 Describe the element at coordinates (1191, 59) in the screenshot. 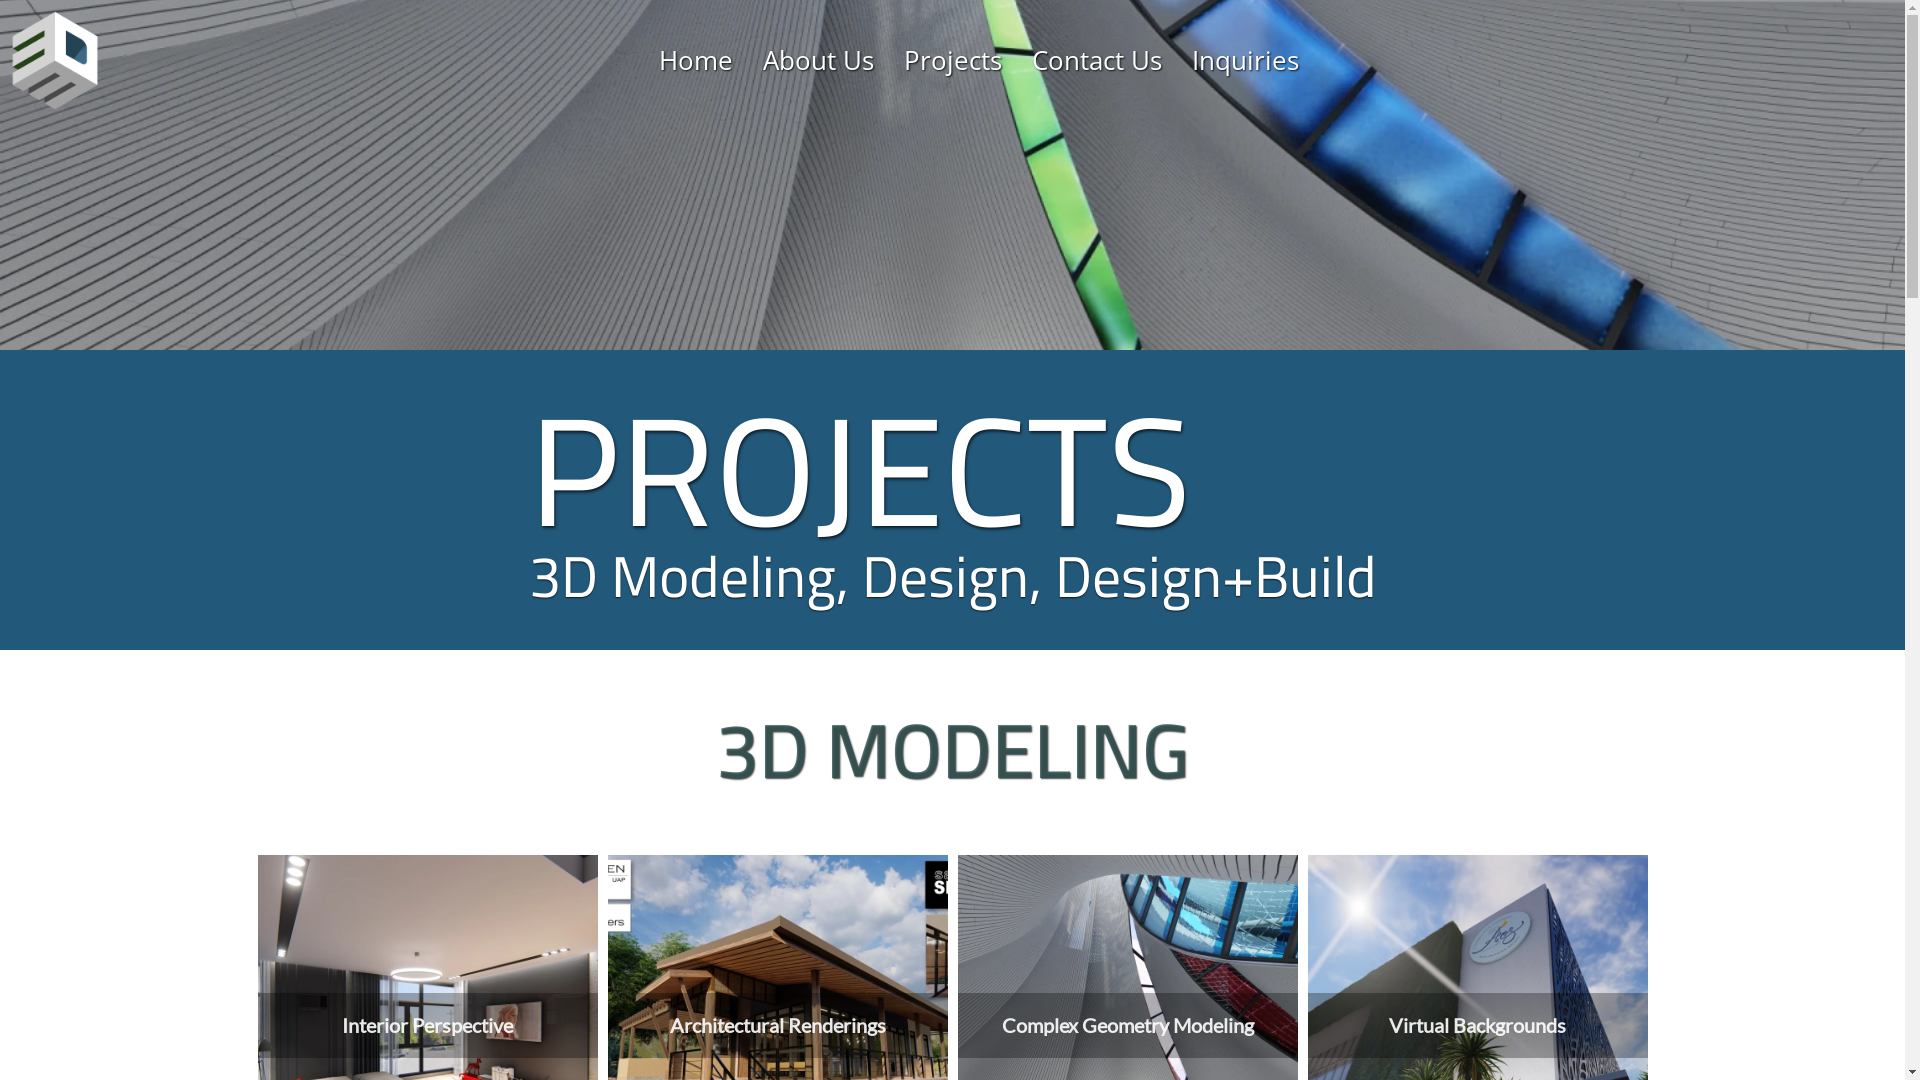

I see `'Inquiries'` at that location.